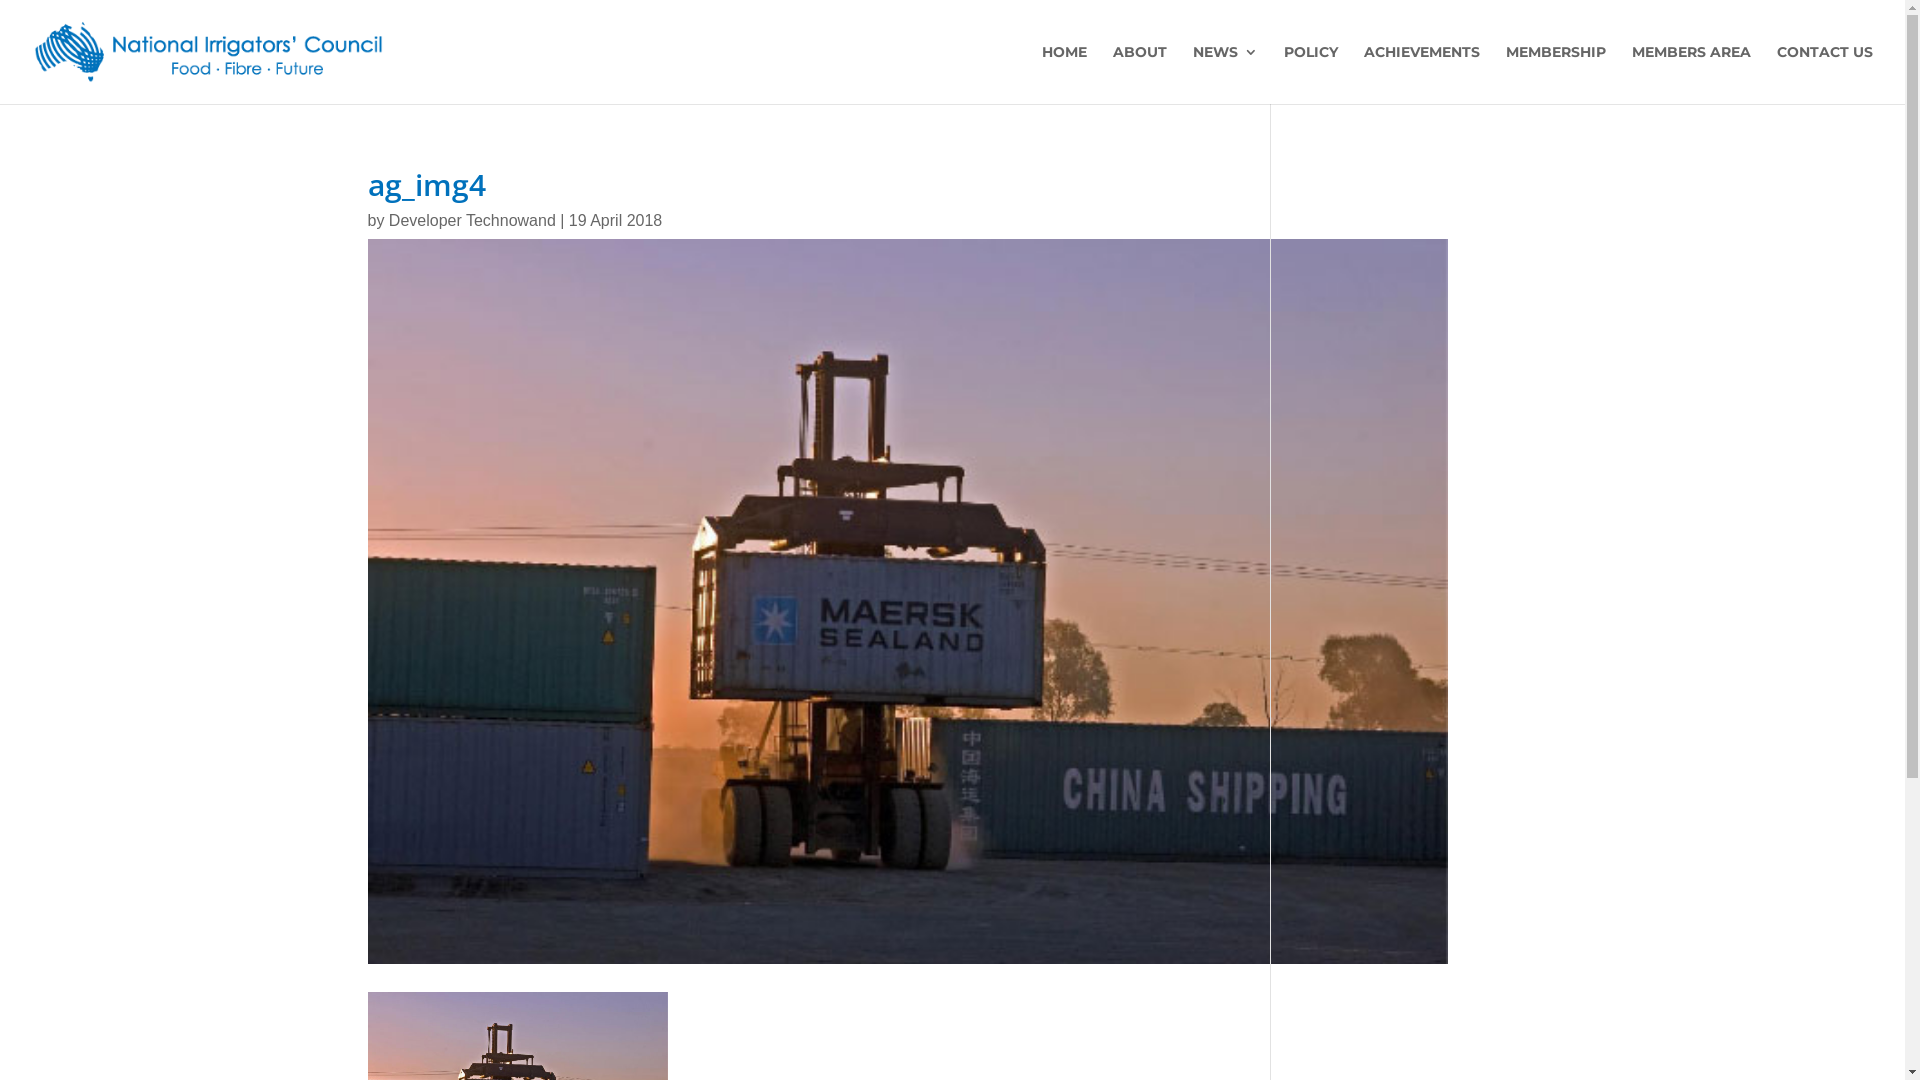  What do you see at coordinates (1554, 73) in the screenshot?
I see `'MEMBERSHIP'` at bounding box center [1554, 73].